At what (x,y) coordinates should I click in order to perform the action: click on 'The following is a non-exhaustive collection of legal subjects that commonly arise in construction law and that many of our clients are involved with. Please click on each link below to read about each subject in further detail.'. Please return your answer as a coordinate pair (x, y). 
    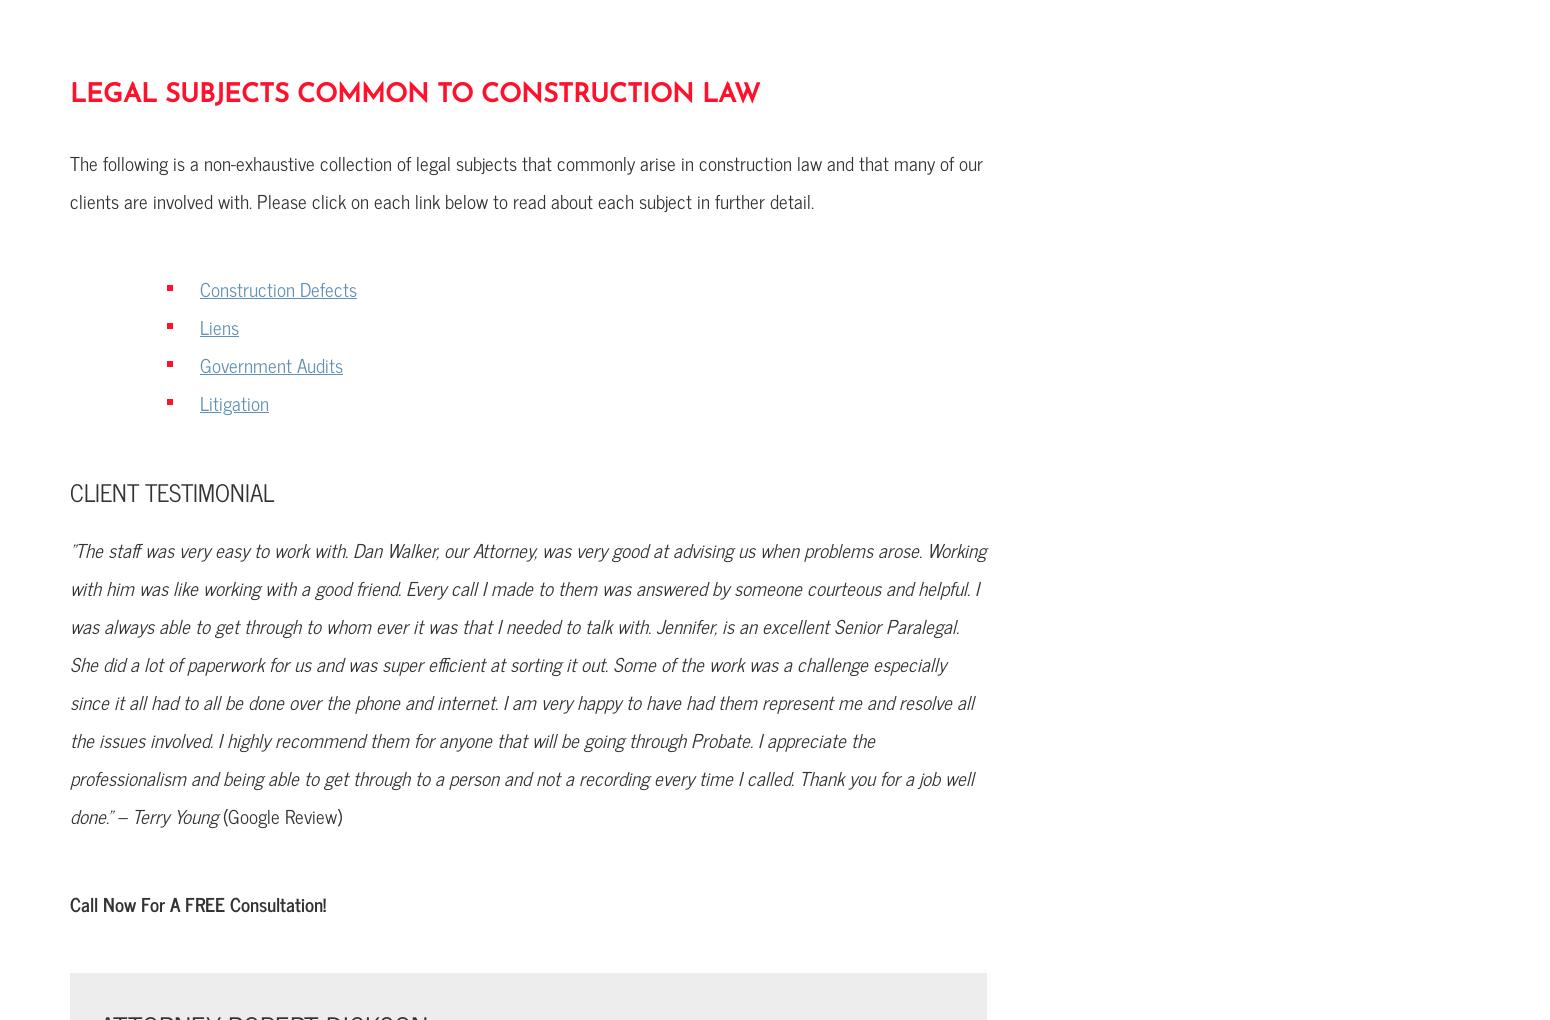
    Looking at the image, I should click on (525, 180).